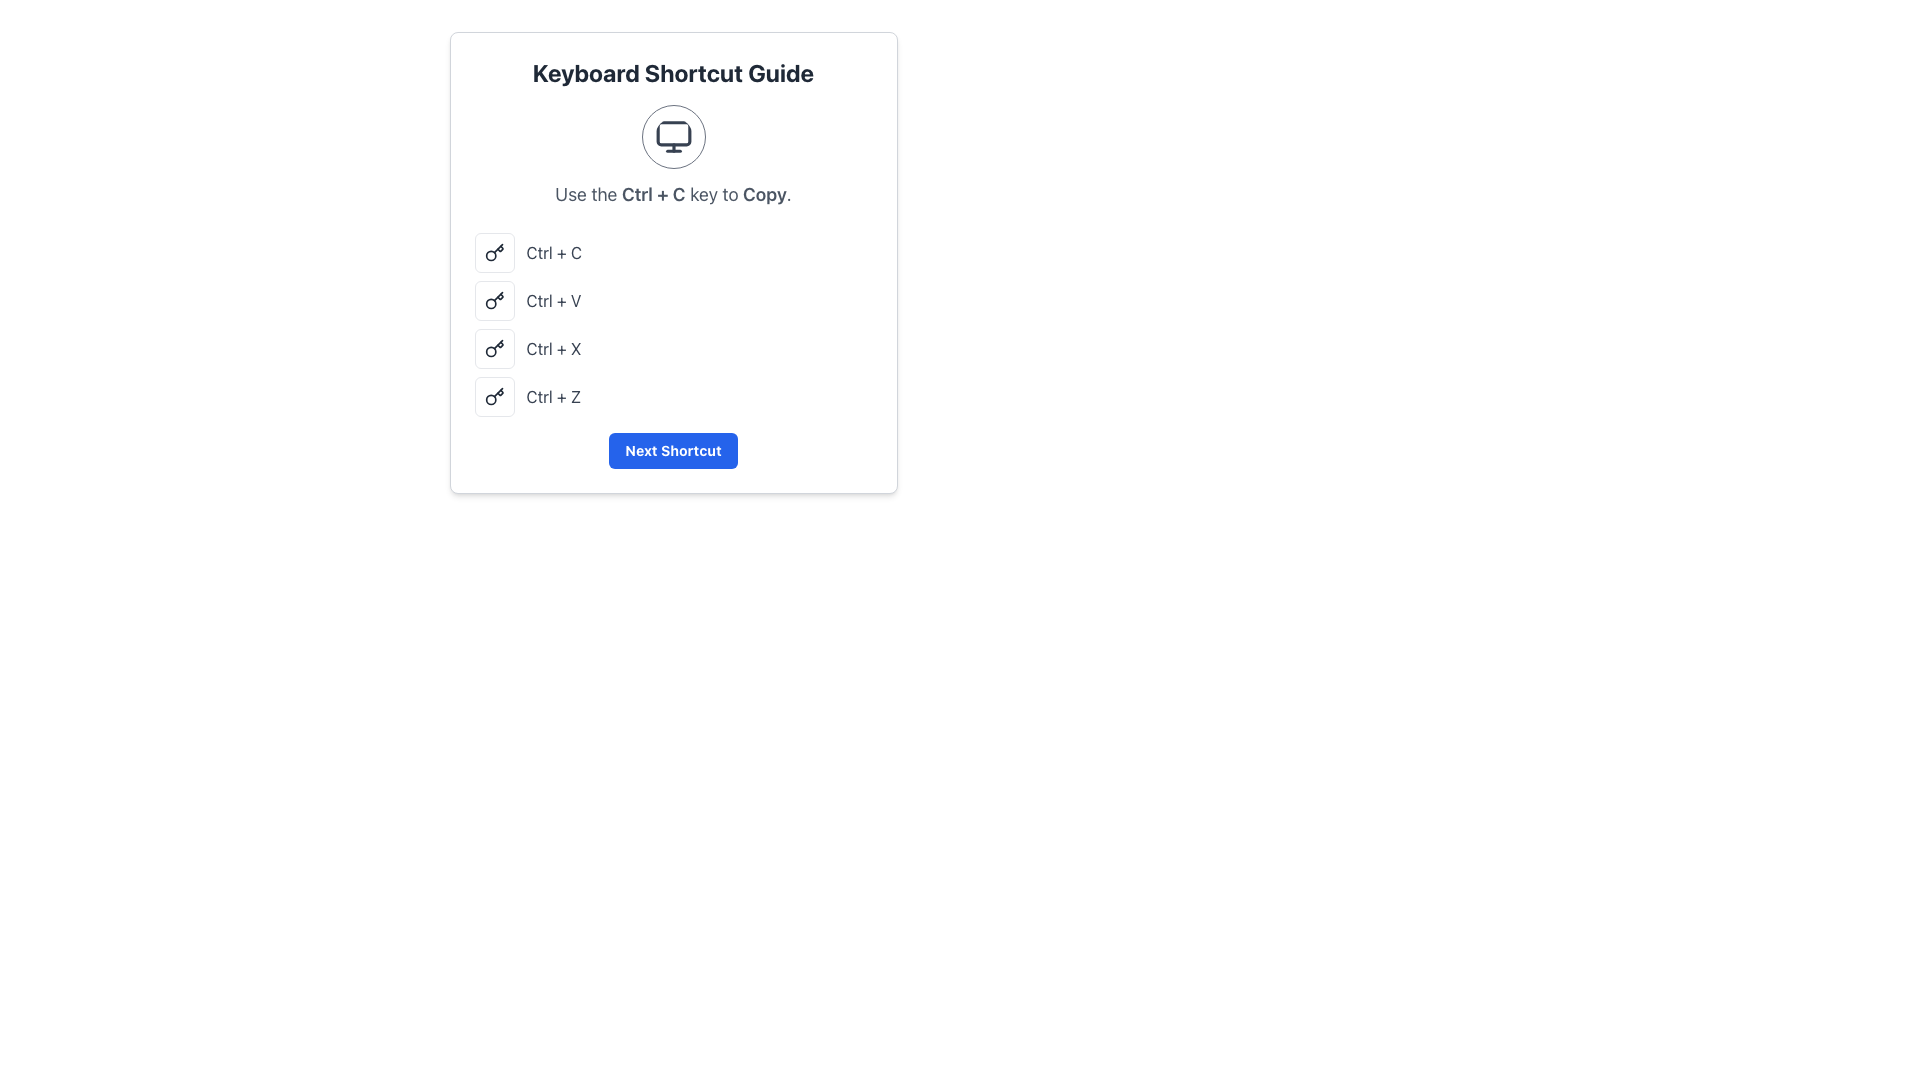 Image resolution: width=1920 pixels, height=1080 pixels. I want to click on the second icon in the vertical list of key-related icons, which is positioned before the 'Ctrl + V' label, so click(494, 300).